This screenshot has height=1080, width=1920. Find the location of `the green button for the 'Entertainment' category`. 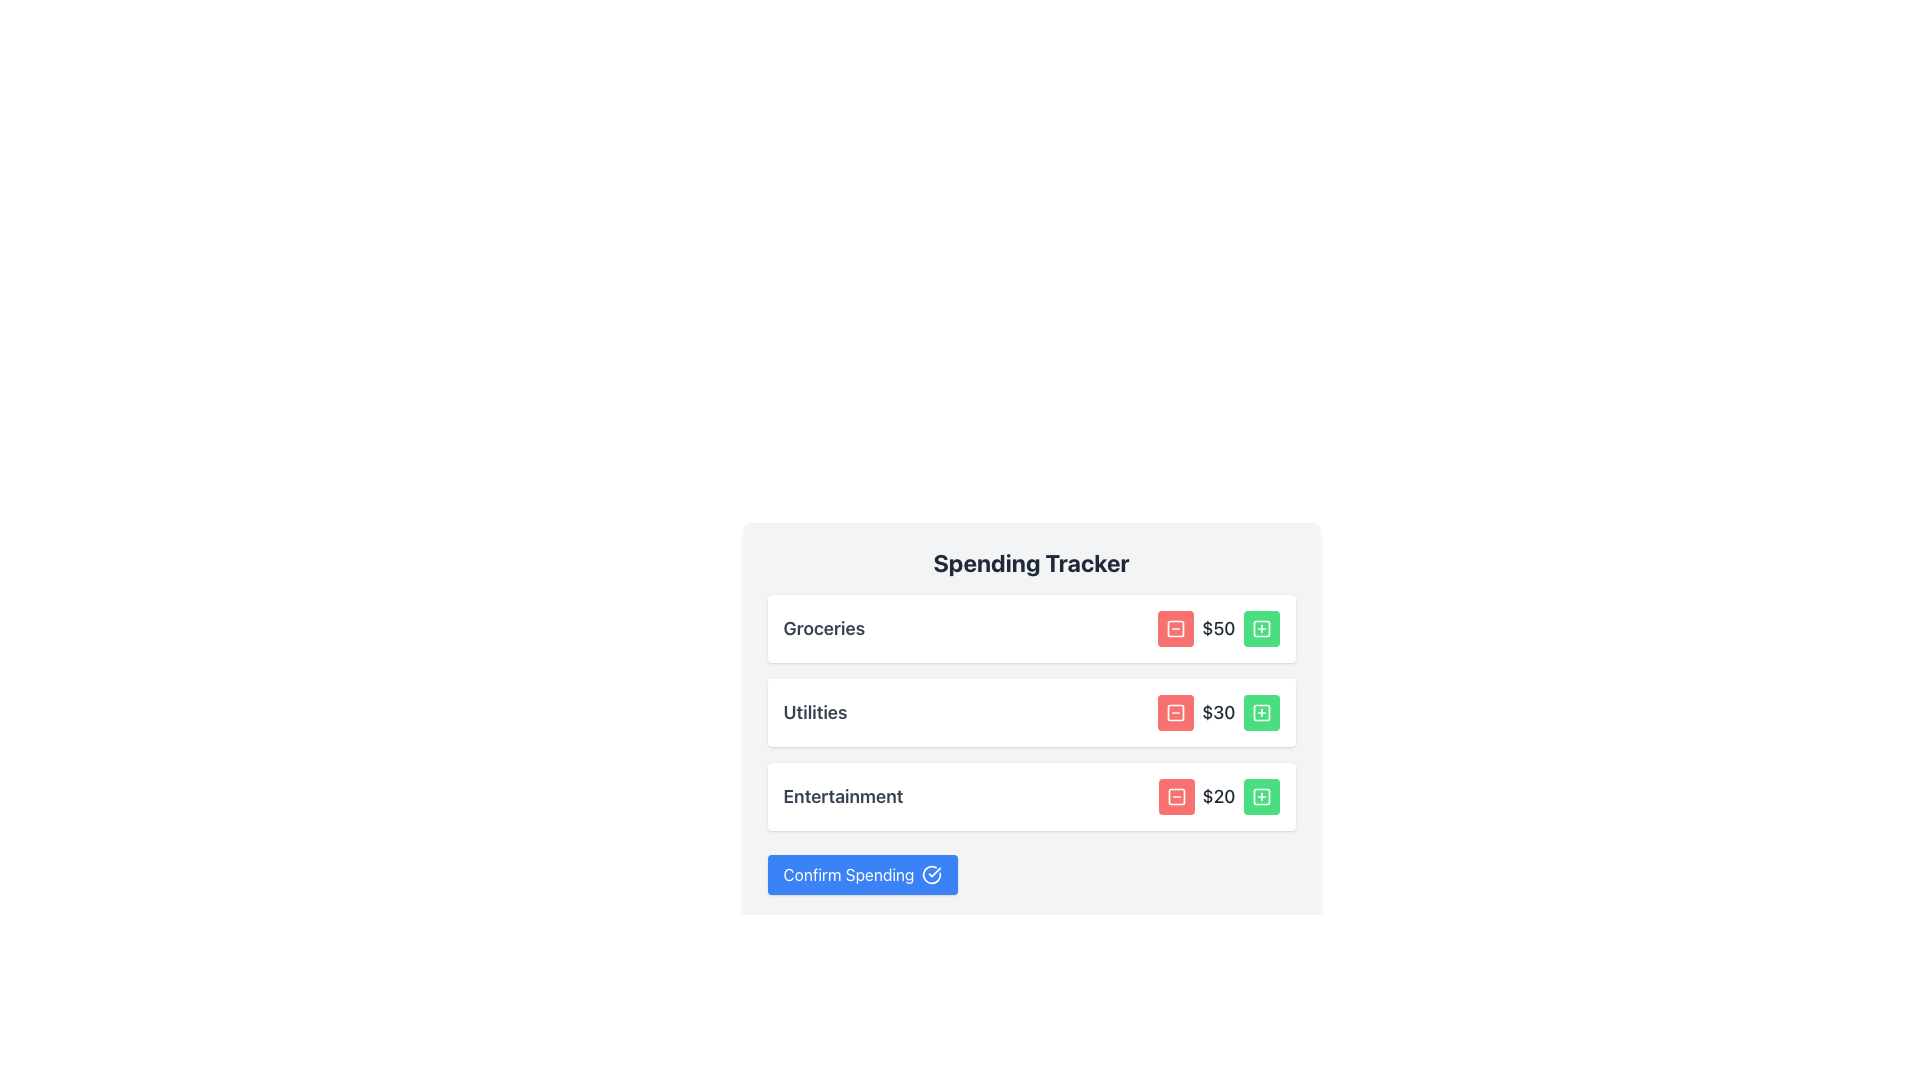

the green button for the 'Entertainment' category is located at coordinates (1260, 796).